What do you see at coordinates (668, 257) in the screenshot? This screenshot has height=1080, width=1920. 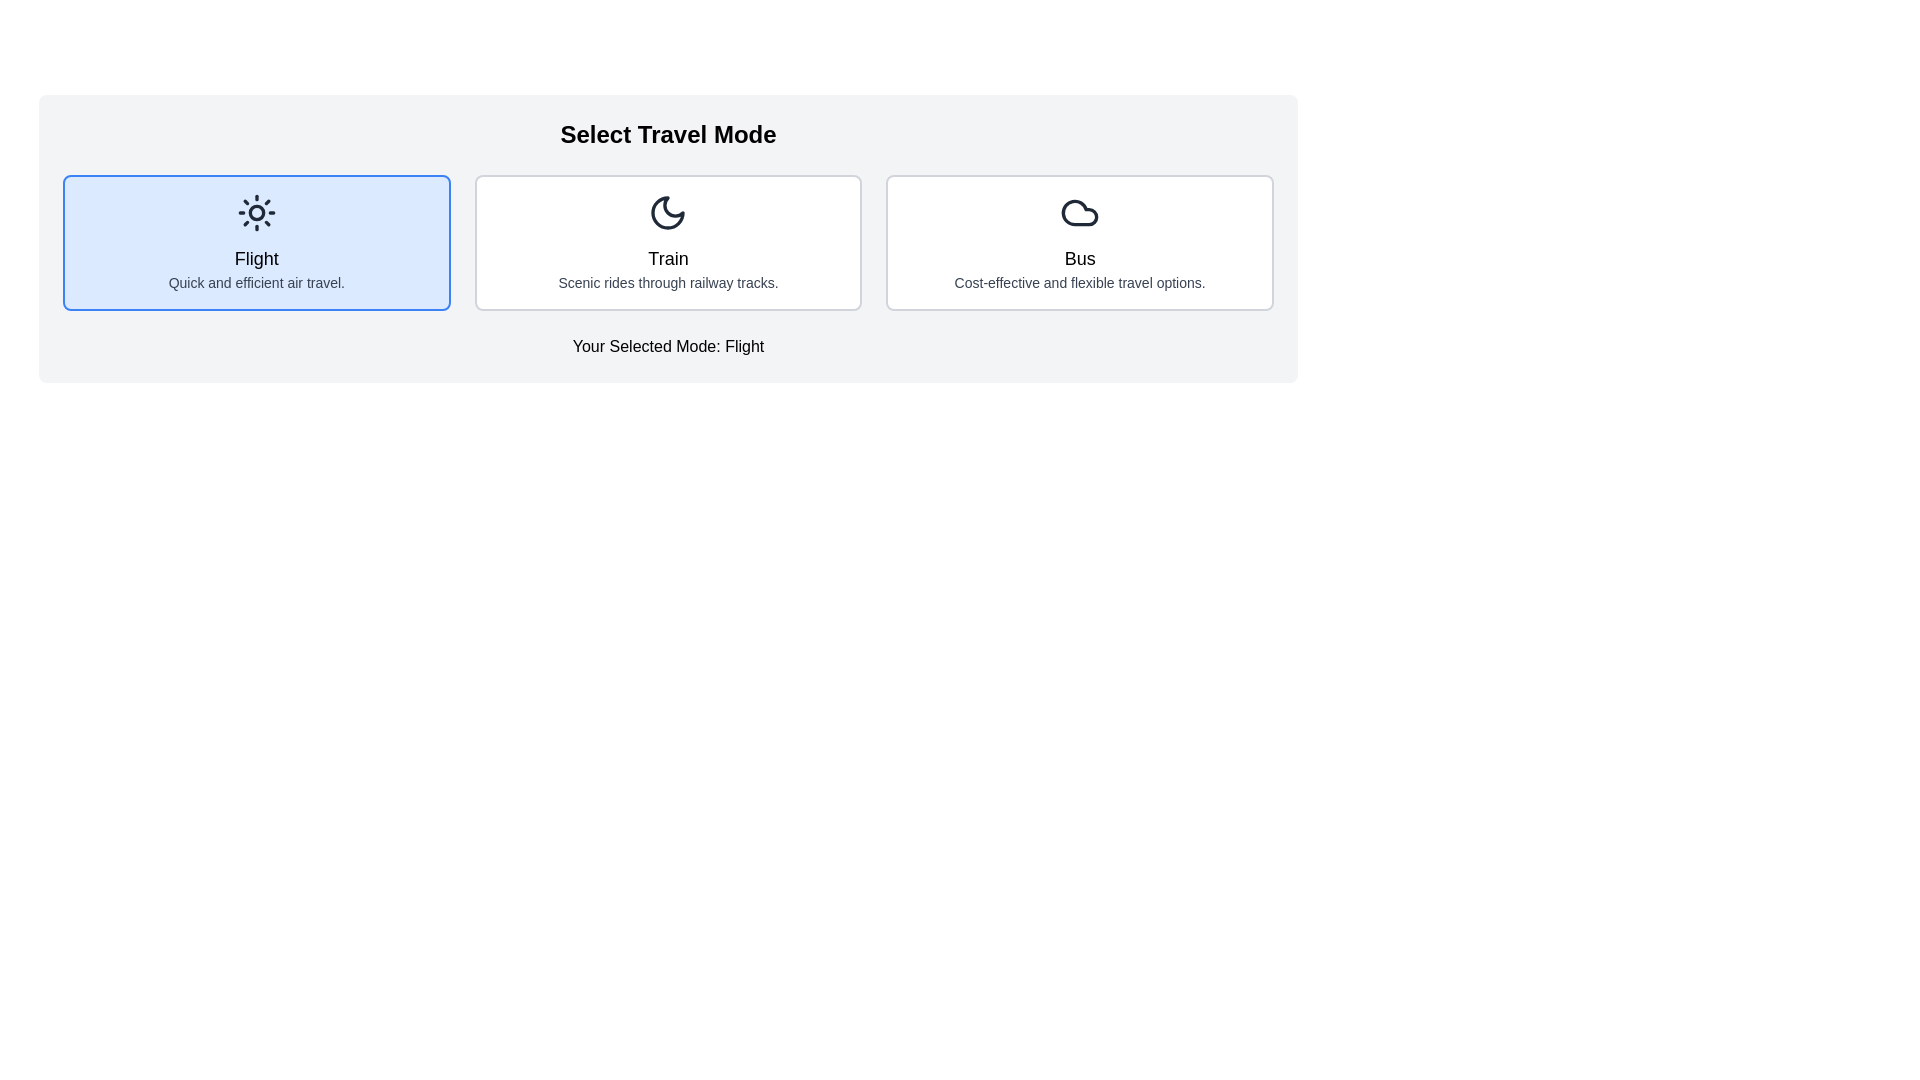 I see `the 'Train' text label which identifies the choice of travel modes, positioned below a crescent moon icon and above the subtitle 'Scenic rides through railway tracks'` at bounding box center [668, 257].